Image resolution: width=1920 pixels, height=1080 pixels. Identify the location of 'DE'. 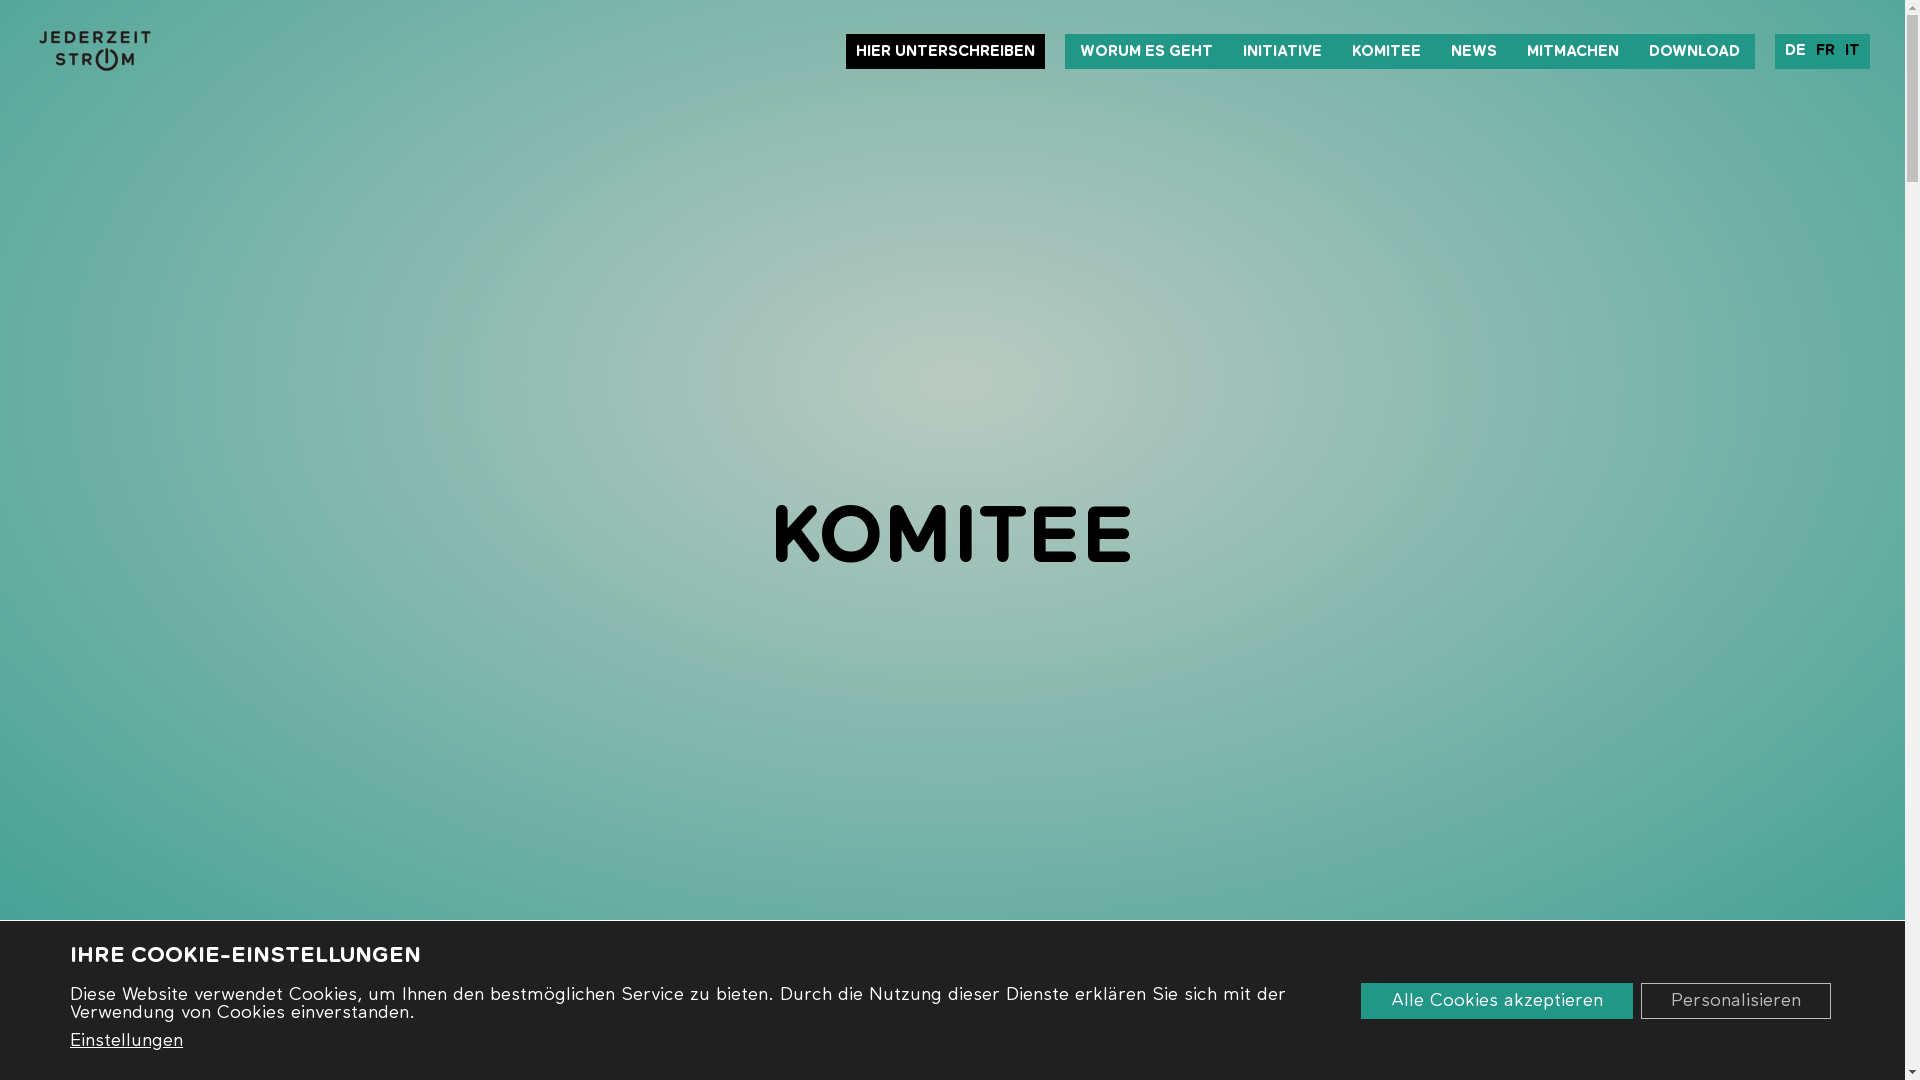
(1795, 49).